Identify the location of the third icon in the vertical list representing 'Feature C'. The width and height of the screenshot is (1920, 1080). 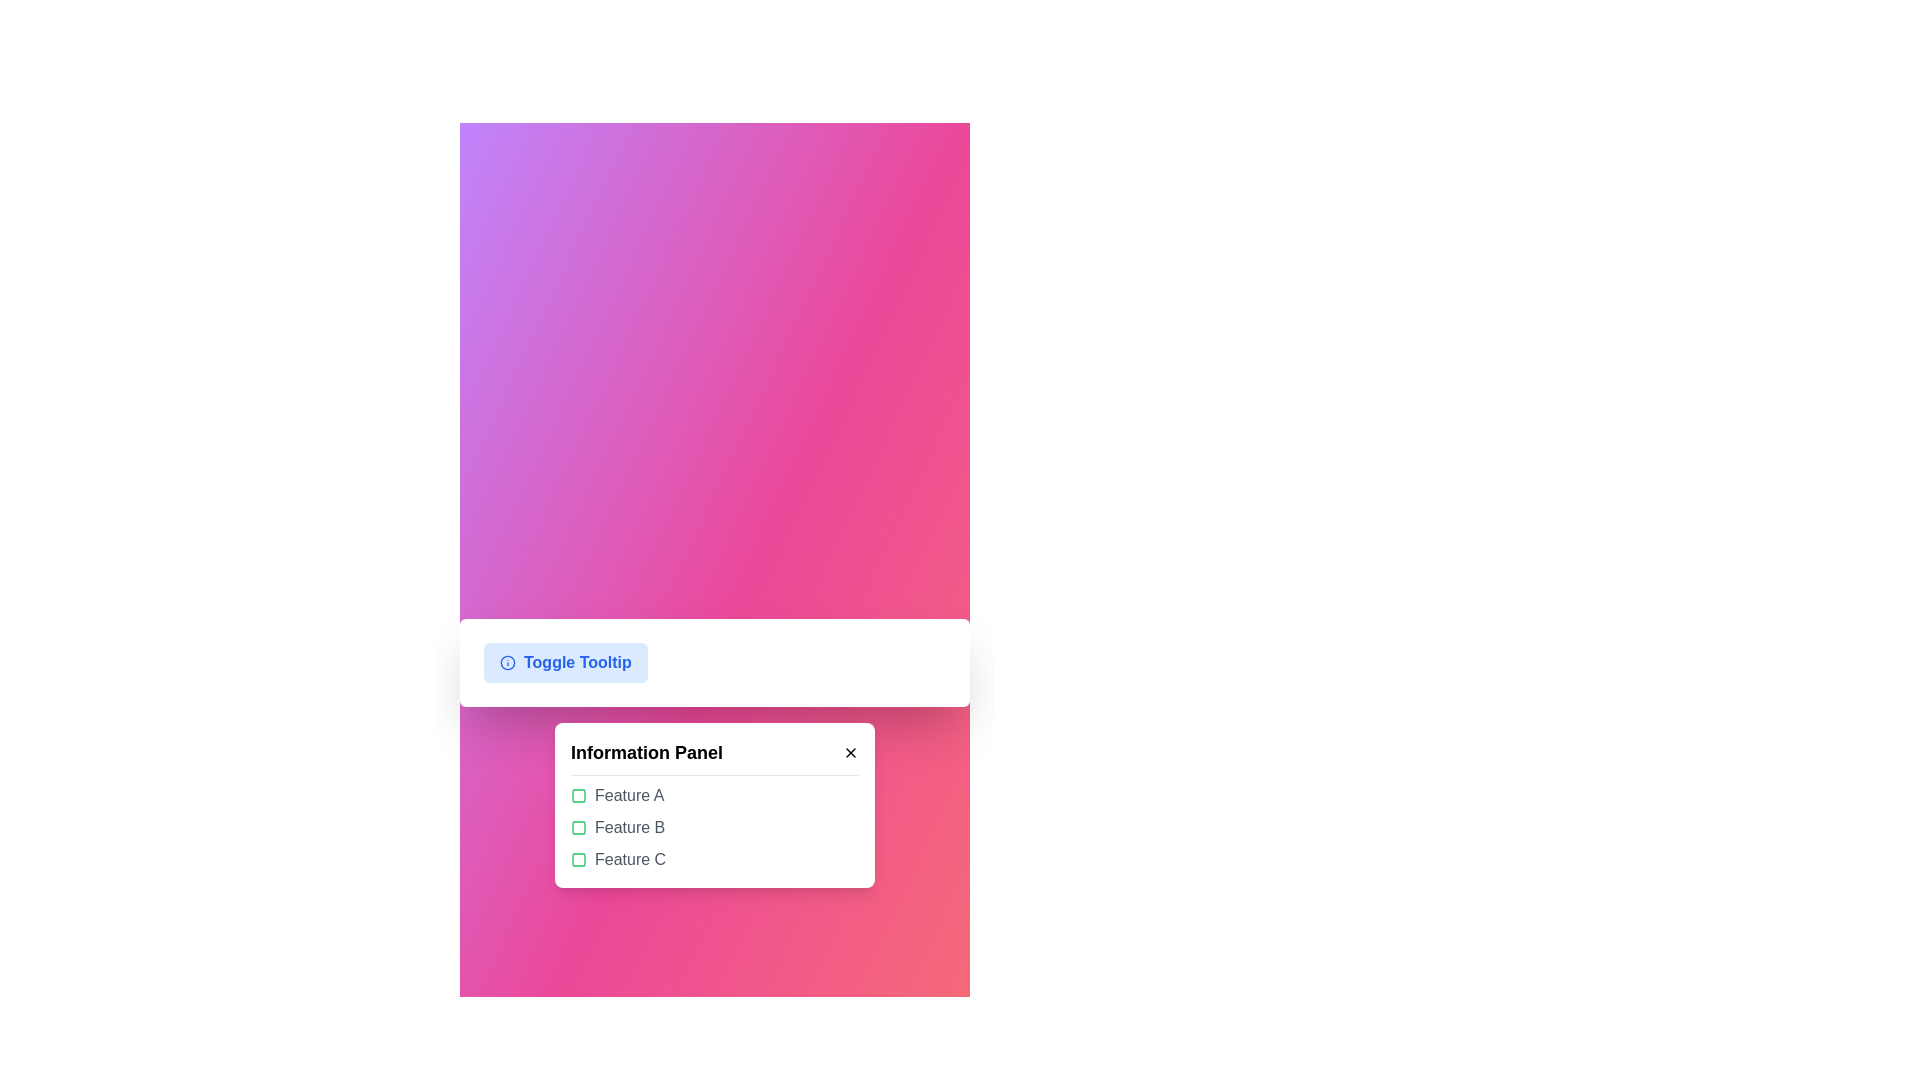
(578, 859).